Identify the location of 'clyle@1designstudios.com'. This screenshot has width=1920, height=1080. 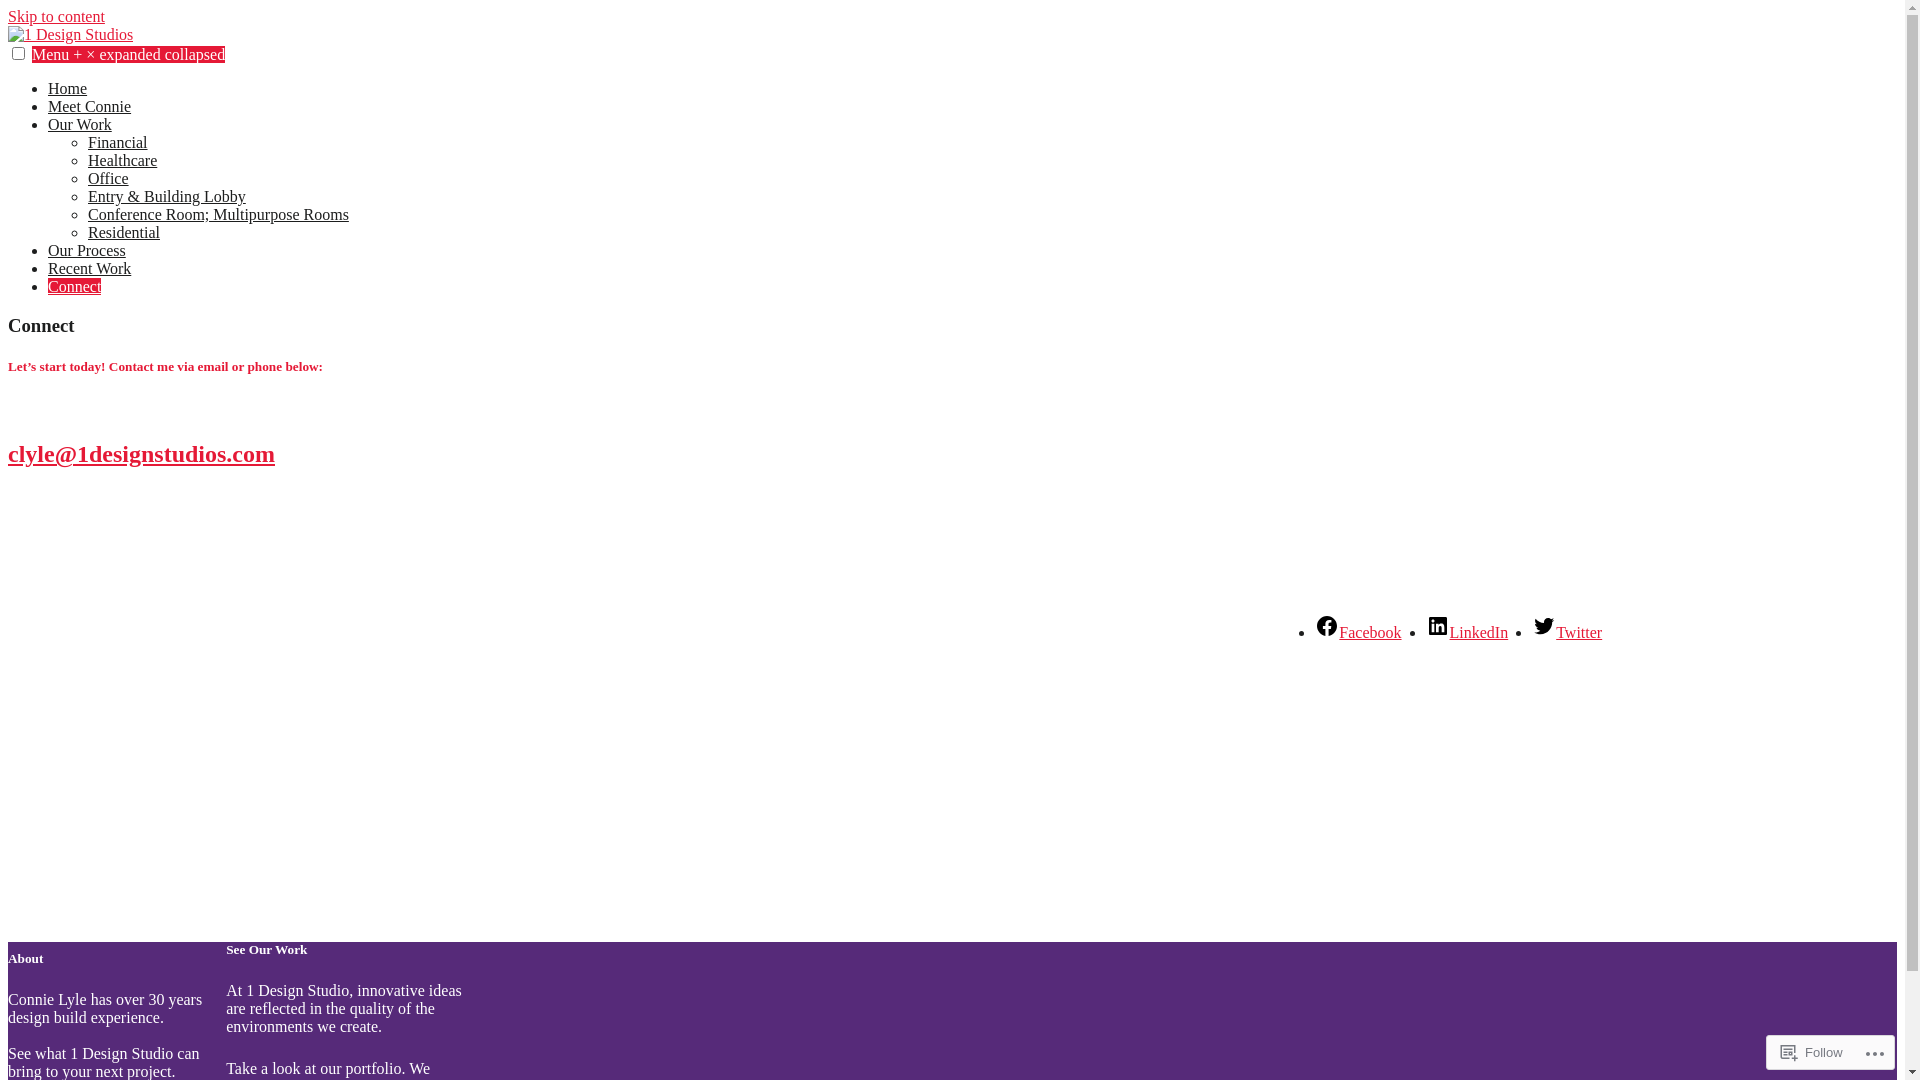
(140, 454).